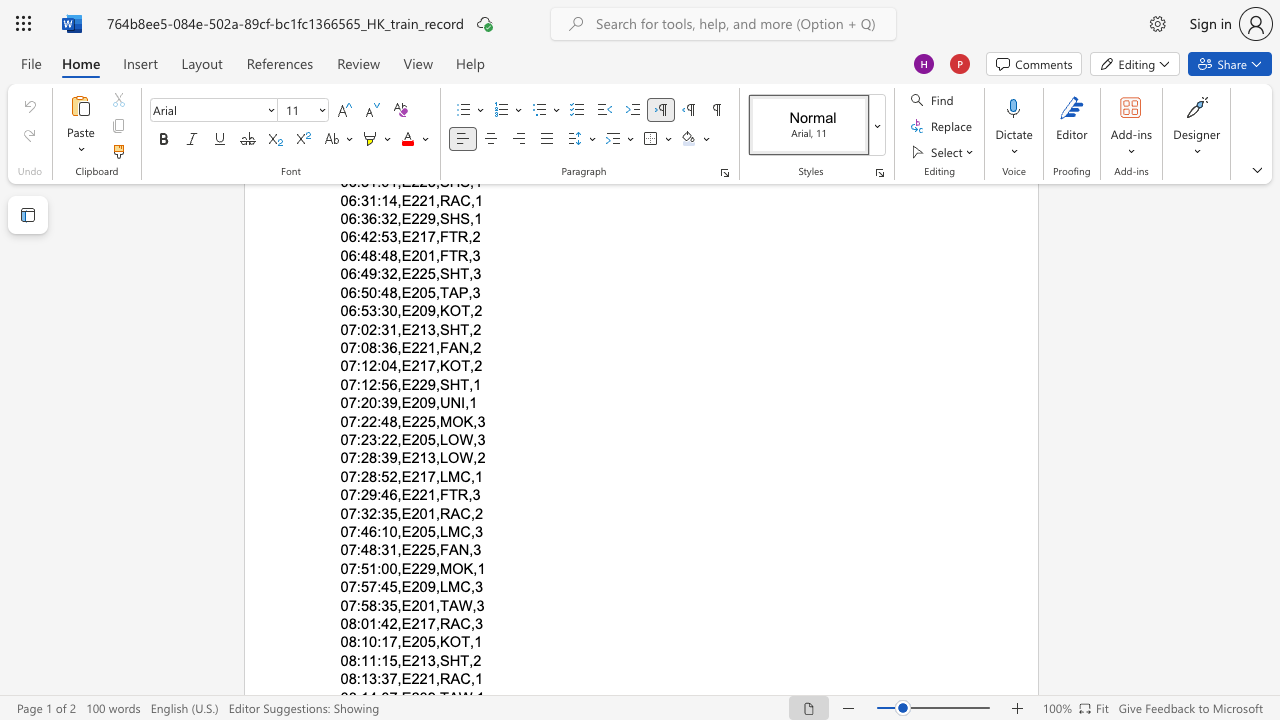 Image resolution: width=1280 pixels, height=720 pixels. Describe the element at coordinates (426, 678) in the screenshot. I see `the subset text "1," within the text "08:13:37,E221,RAC,1"` at that location.